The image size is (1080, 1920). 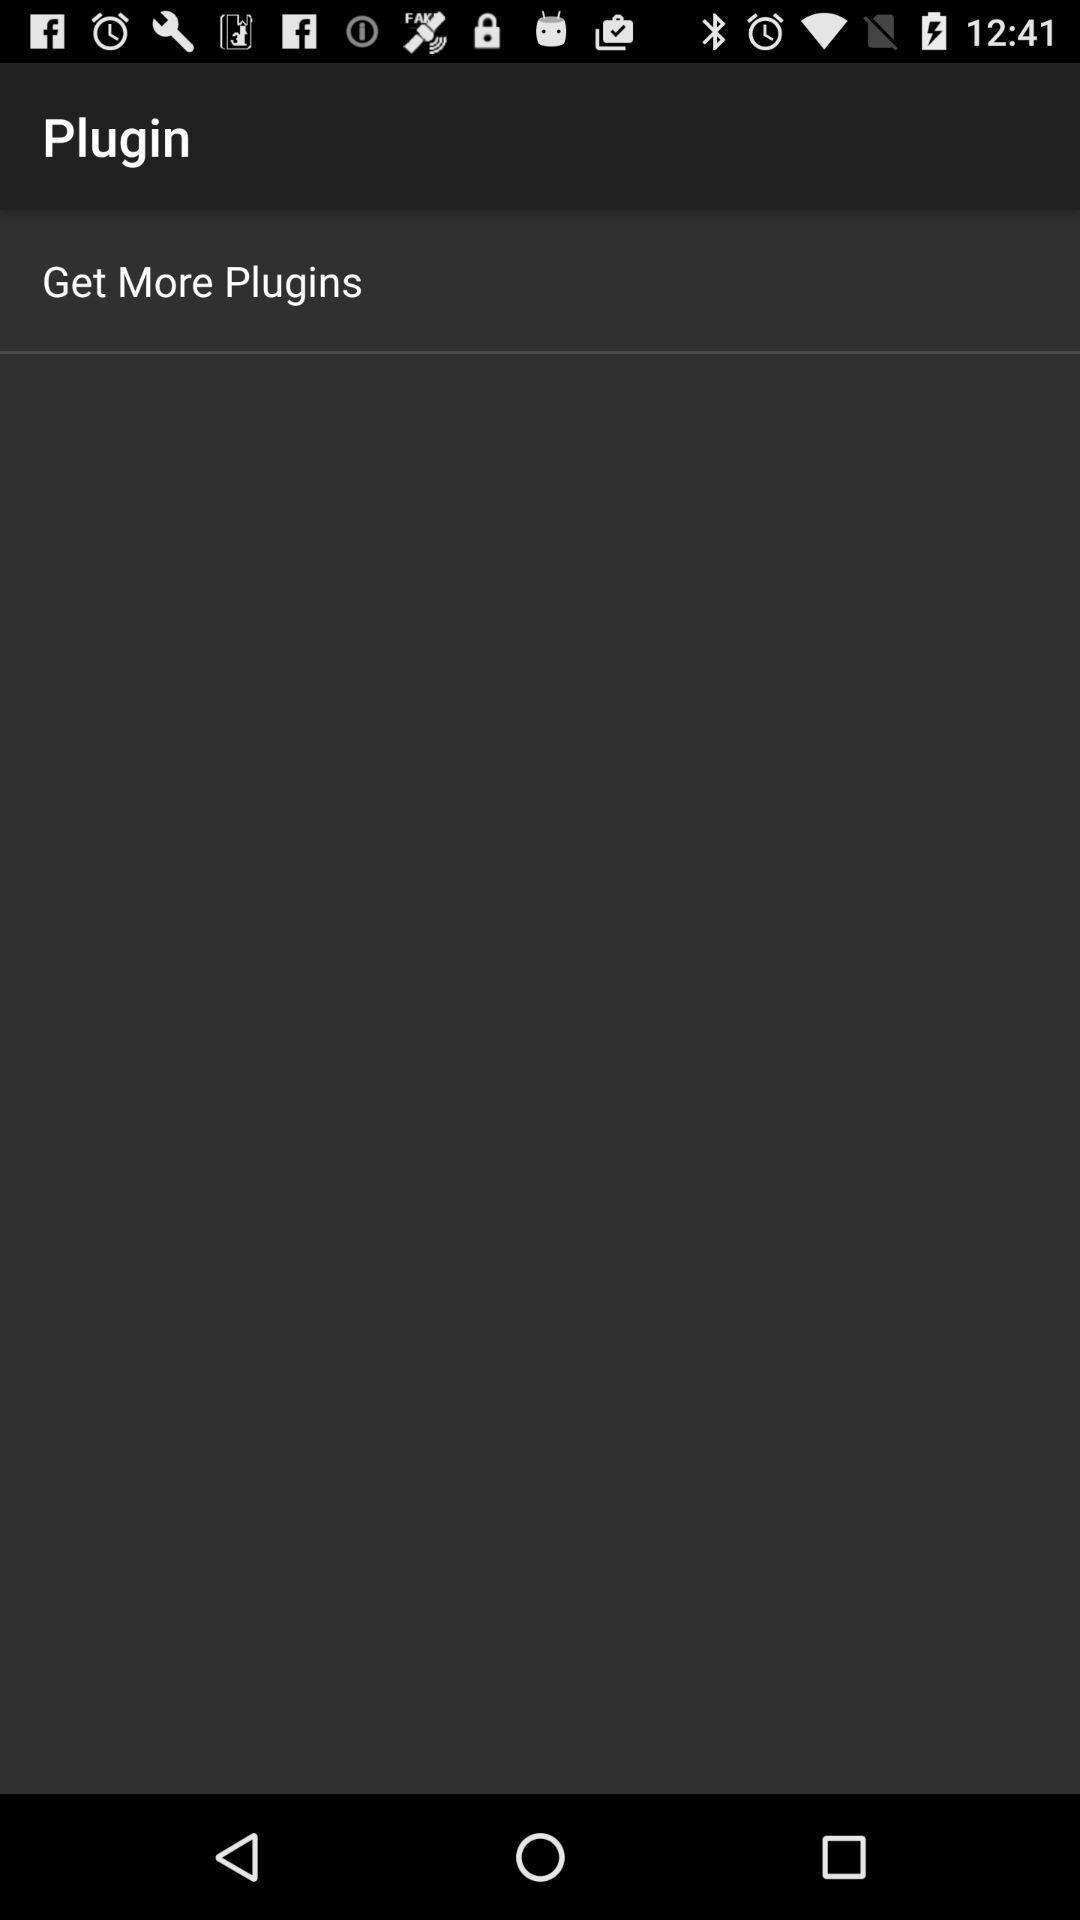 I want to click on icon below plugin, so click(x=202, y=279).